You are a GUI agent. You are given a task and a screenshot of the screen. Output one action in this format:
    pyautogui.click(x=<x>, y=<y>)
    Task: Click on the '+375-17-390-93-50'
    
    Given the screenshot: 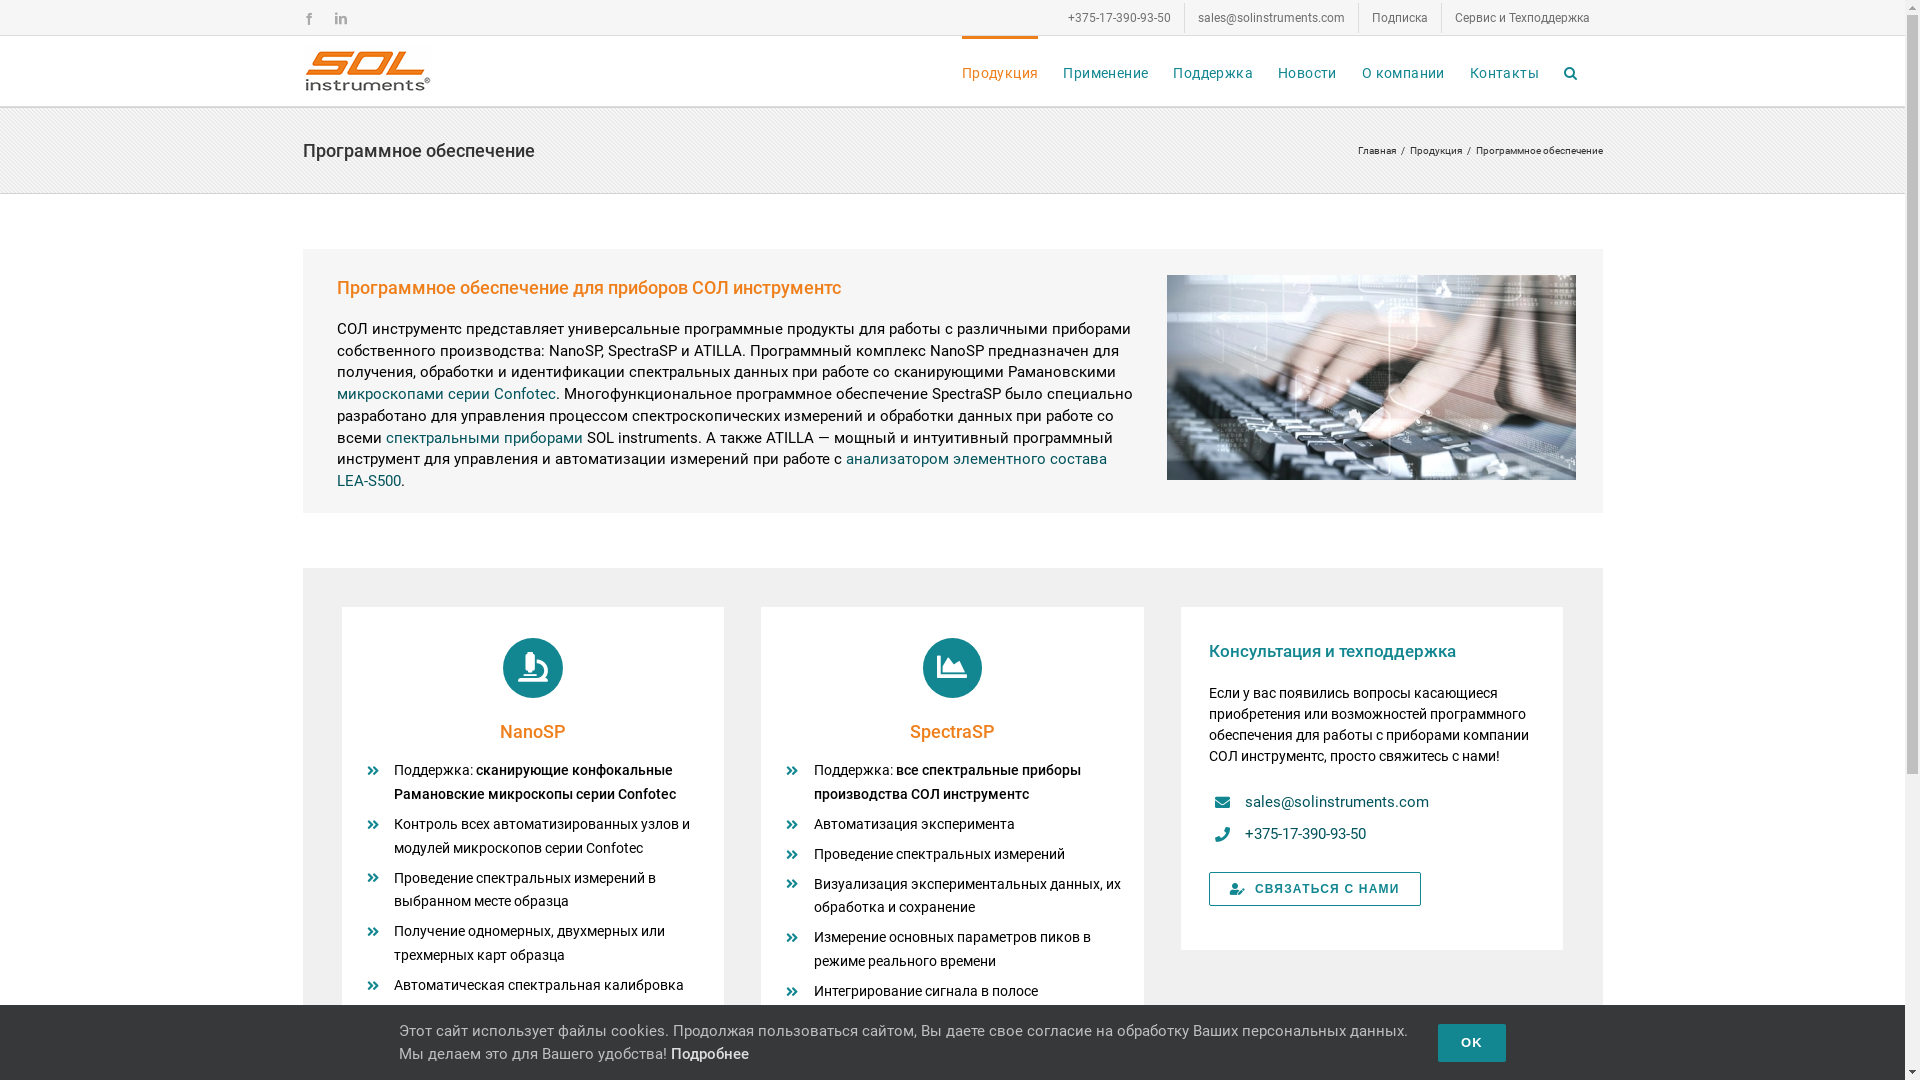 What is the action you would take?
    pyautogui.click(x=1117, y=16)
    